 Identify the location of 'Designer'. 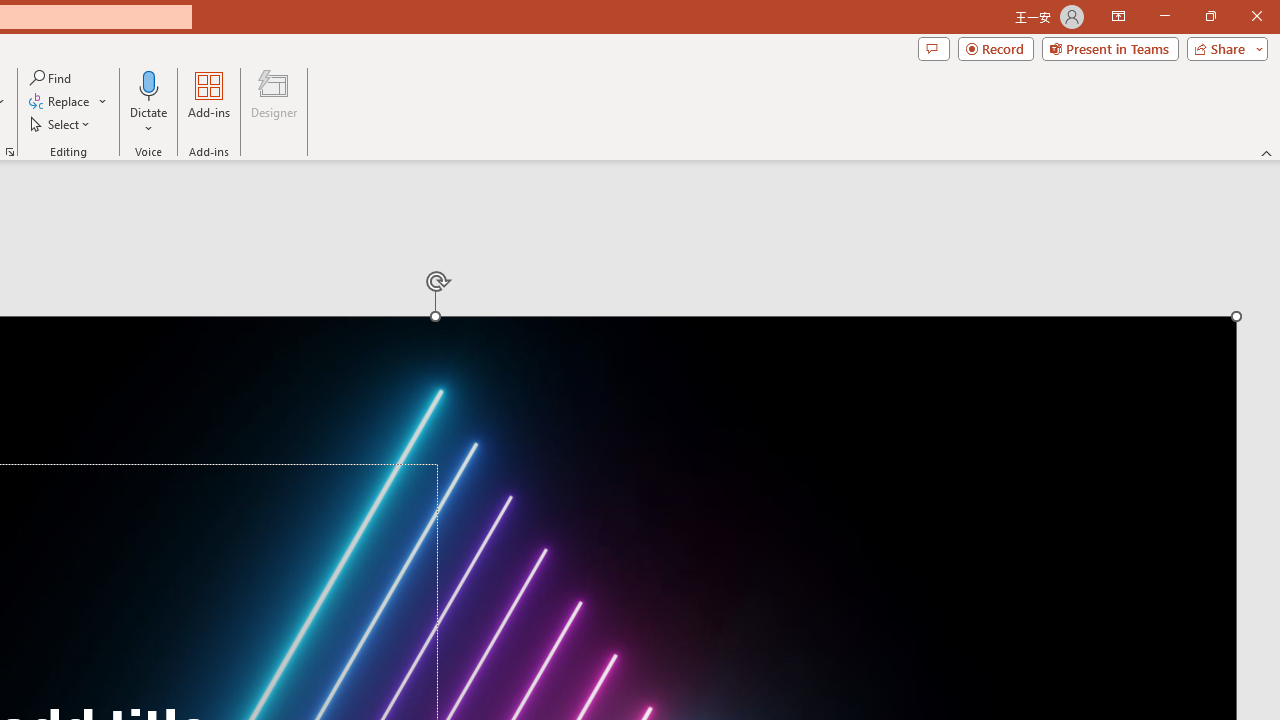
(273, 103).